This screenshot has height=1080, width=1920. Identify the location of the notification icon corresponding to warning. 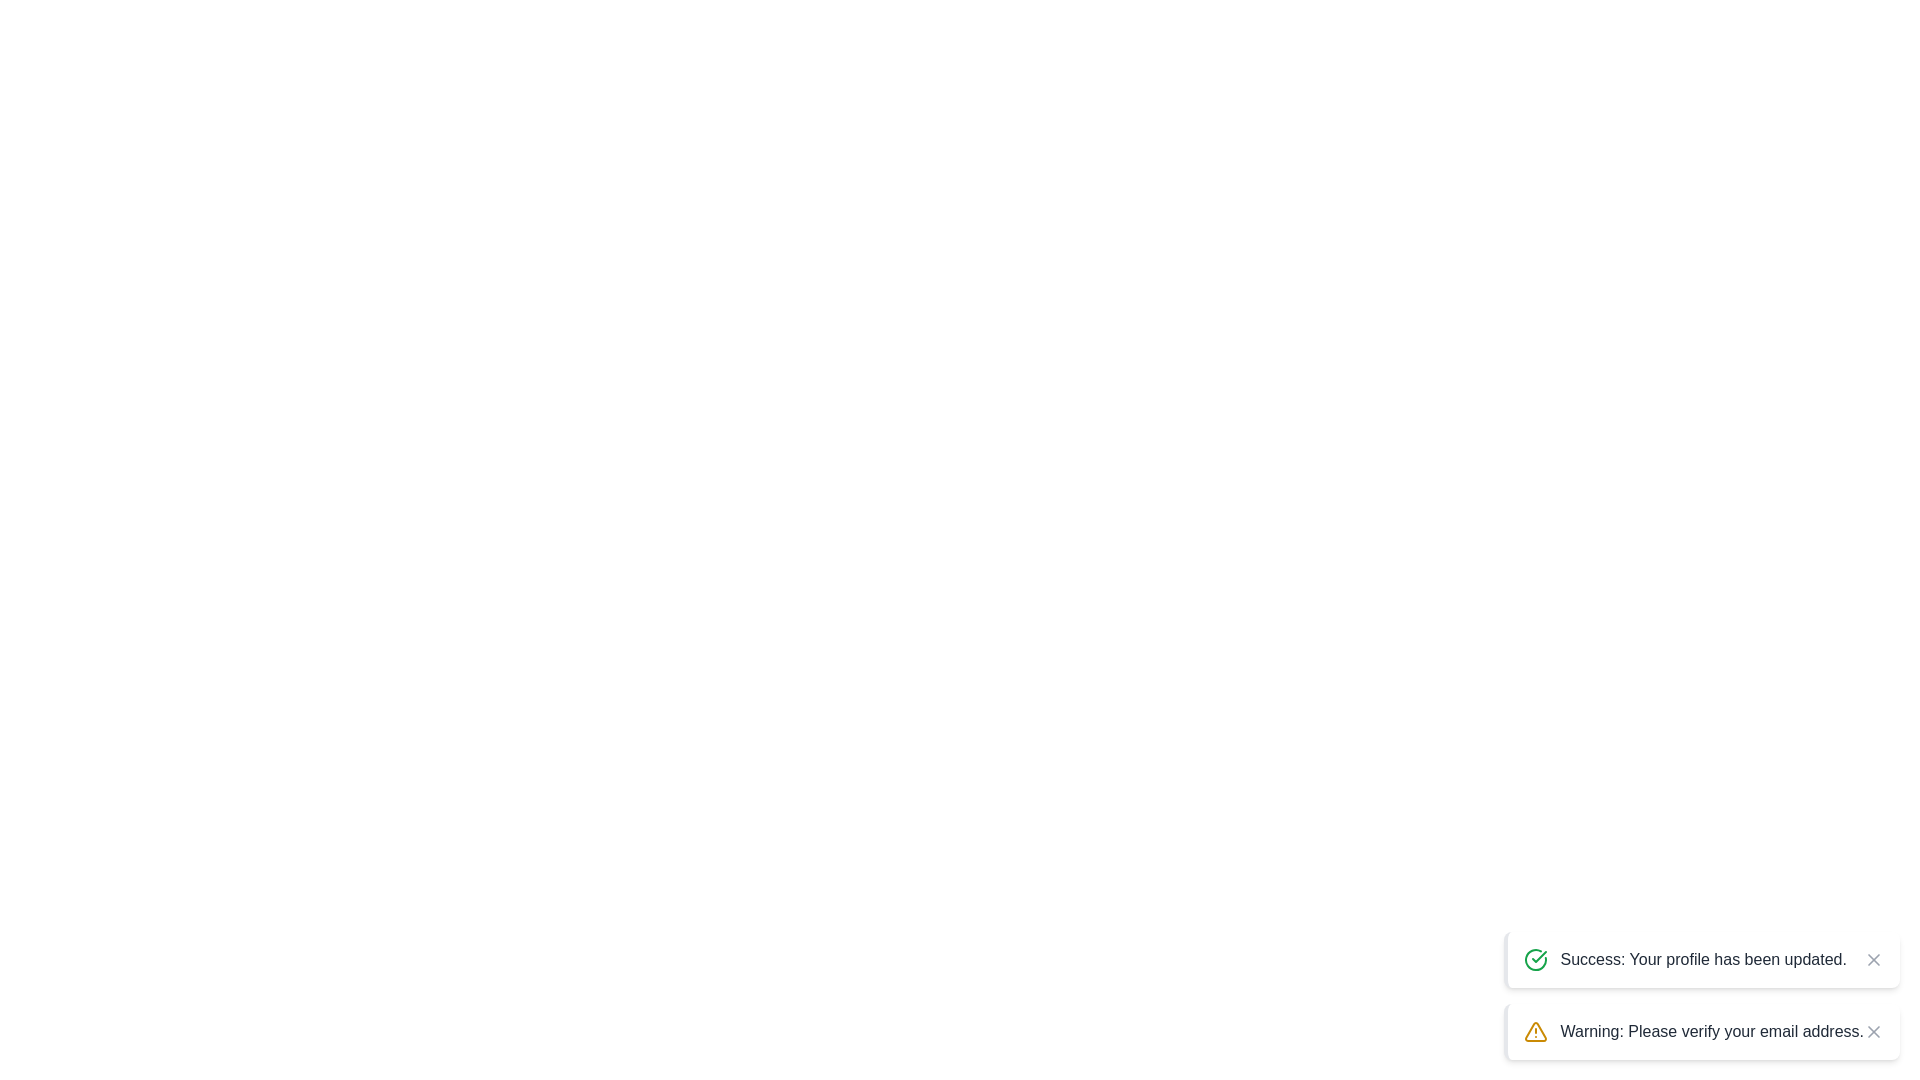
(1535, 1032).